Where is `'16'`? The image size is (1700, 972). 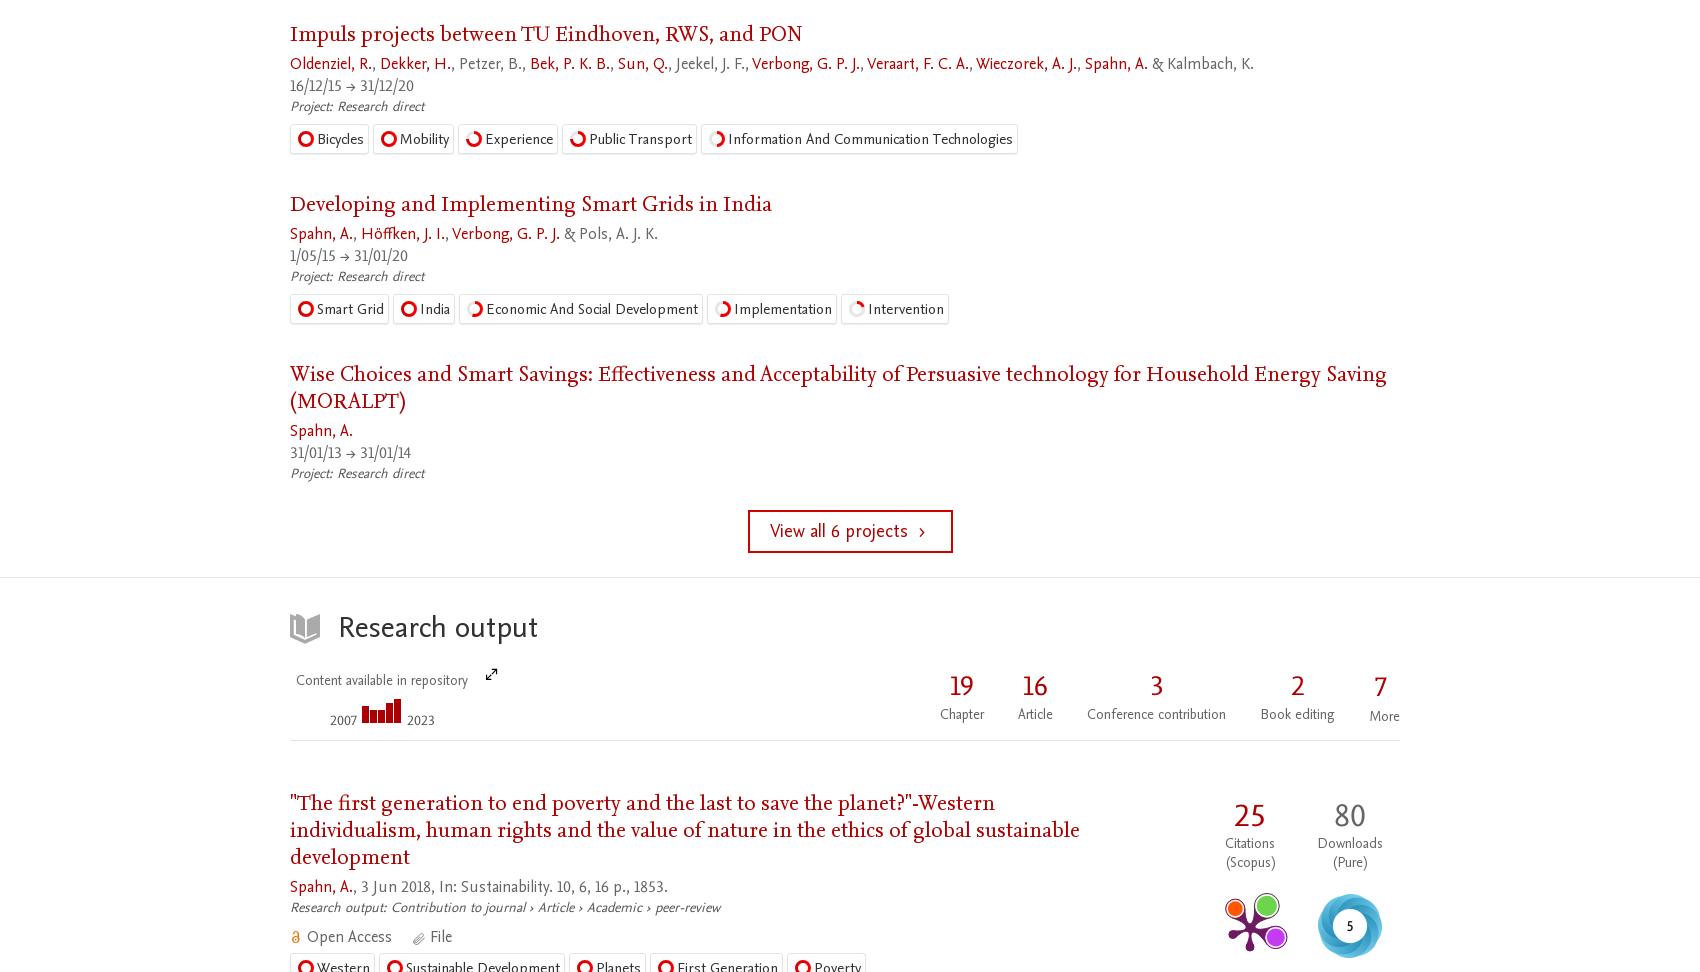
'16' is located at coordinates (1022, 685).